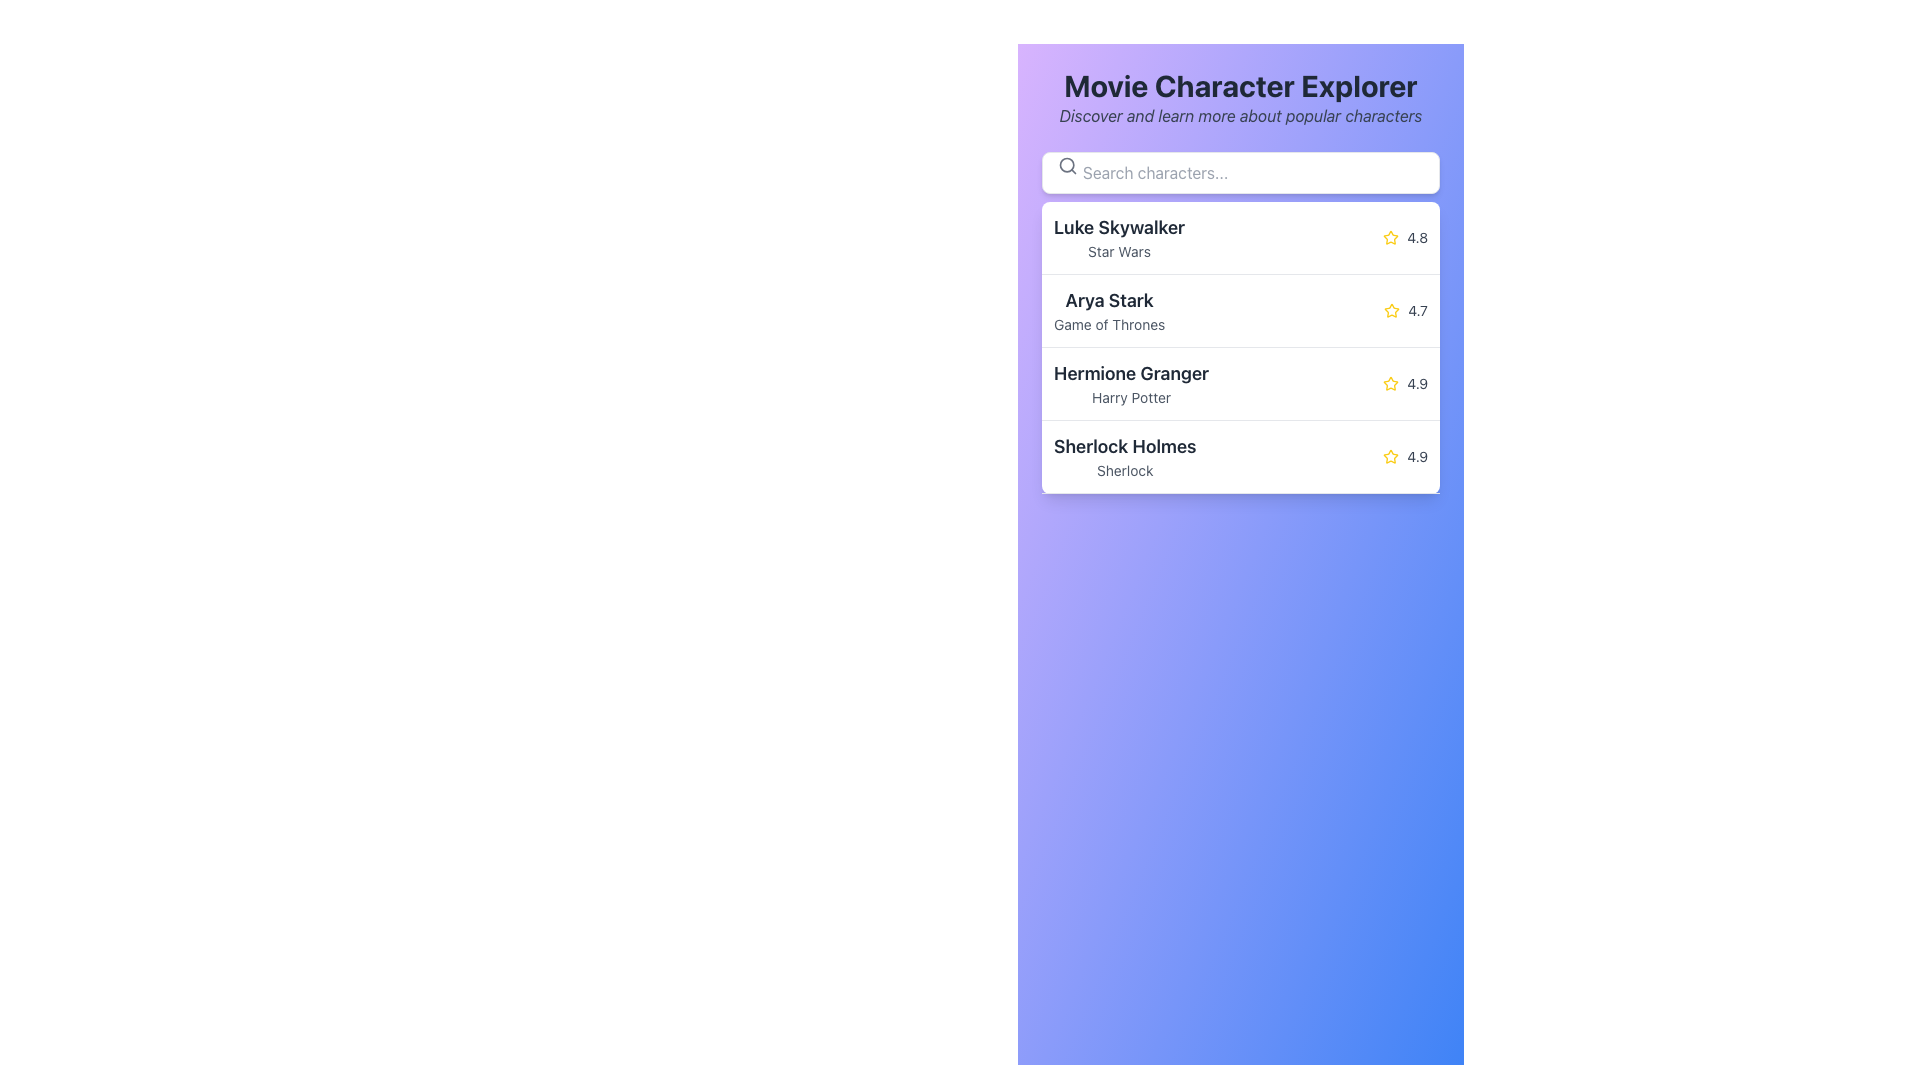 The height and width of the screenshot is (1080, 1920). Describe the element at coordinates (1417, 311) in the screenshot. I see `the text label '4.7' styled in gray, which is part of the rating system and located adjacent to the yellow star icon for the 'Arya Stark' entry` at that location.